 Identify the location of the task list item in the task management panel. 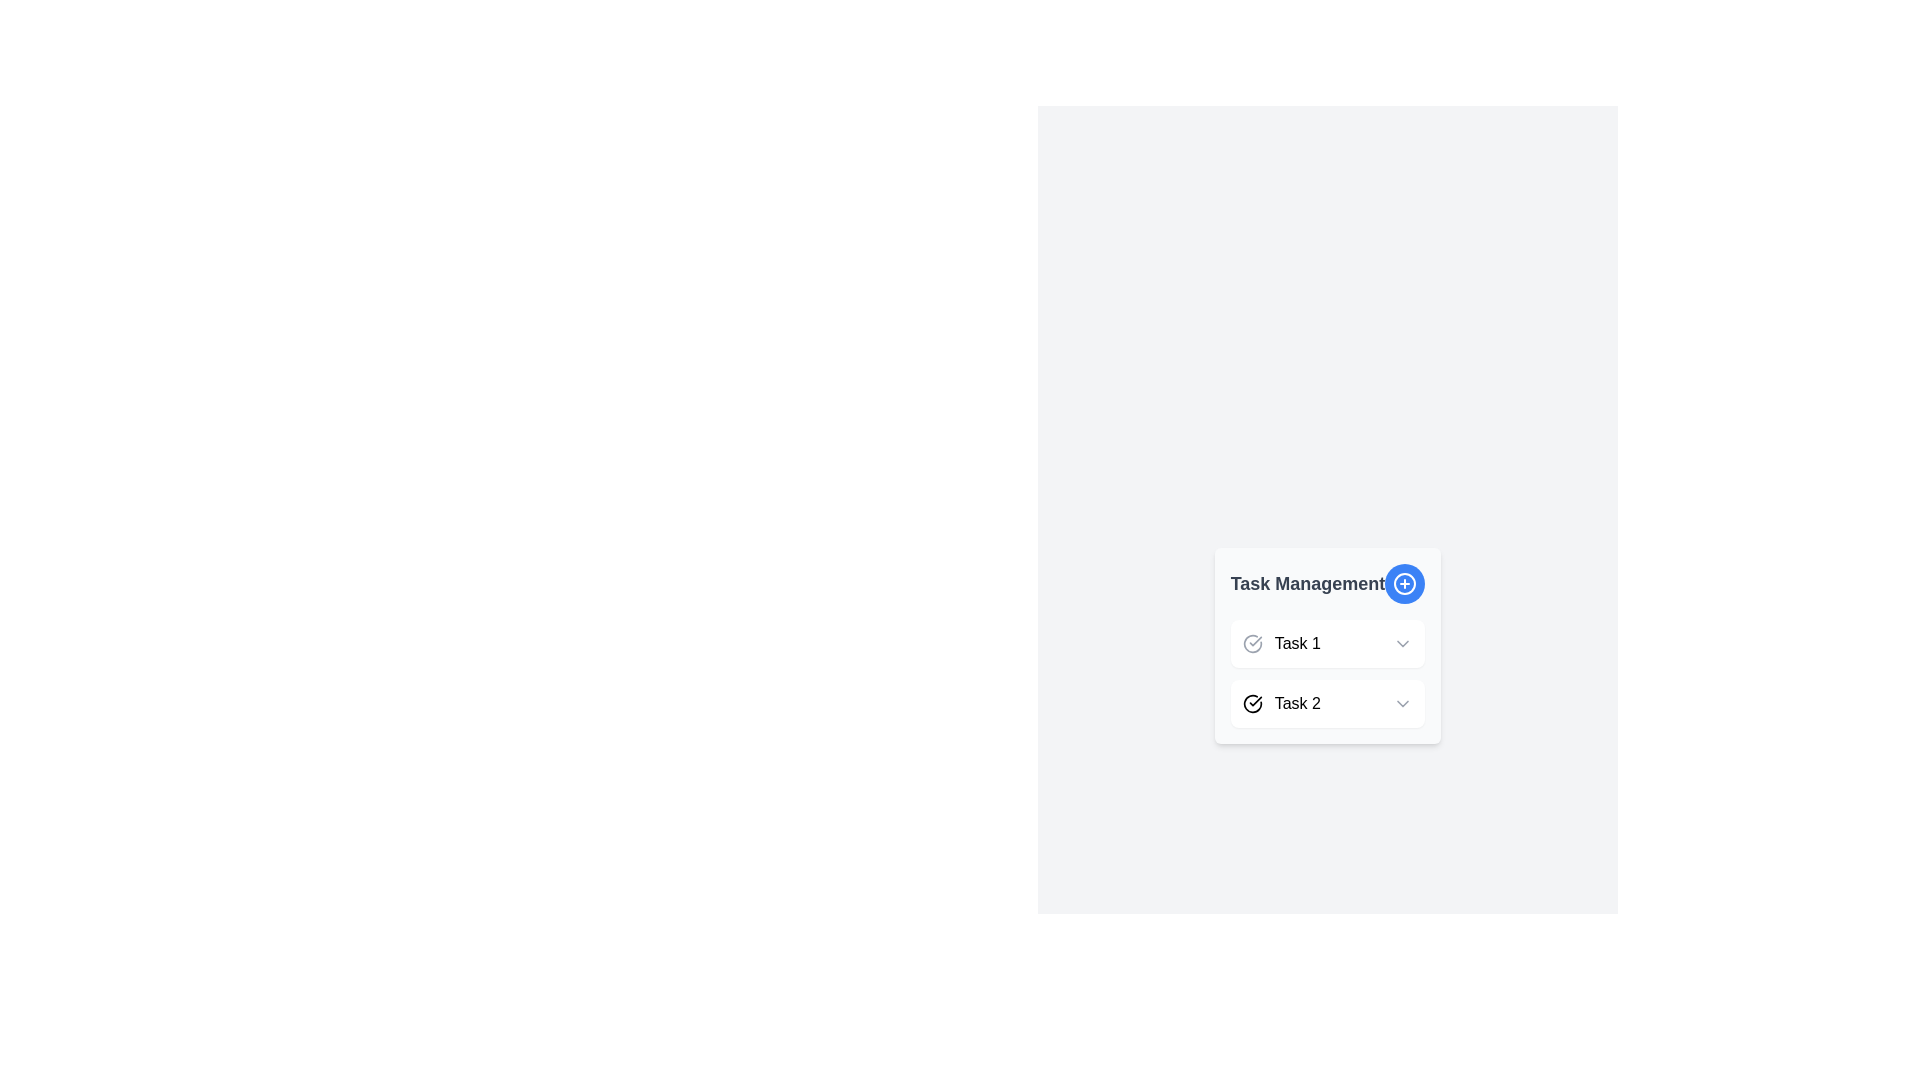
(1328, 674).